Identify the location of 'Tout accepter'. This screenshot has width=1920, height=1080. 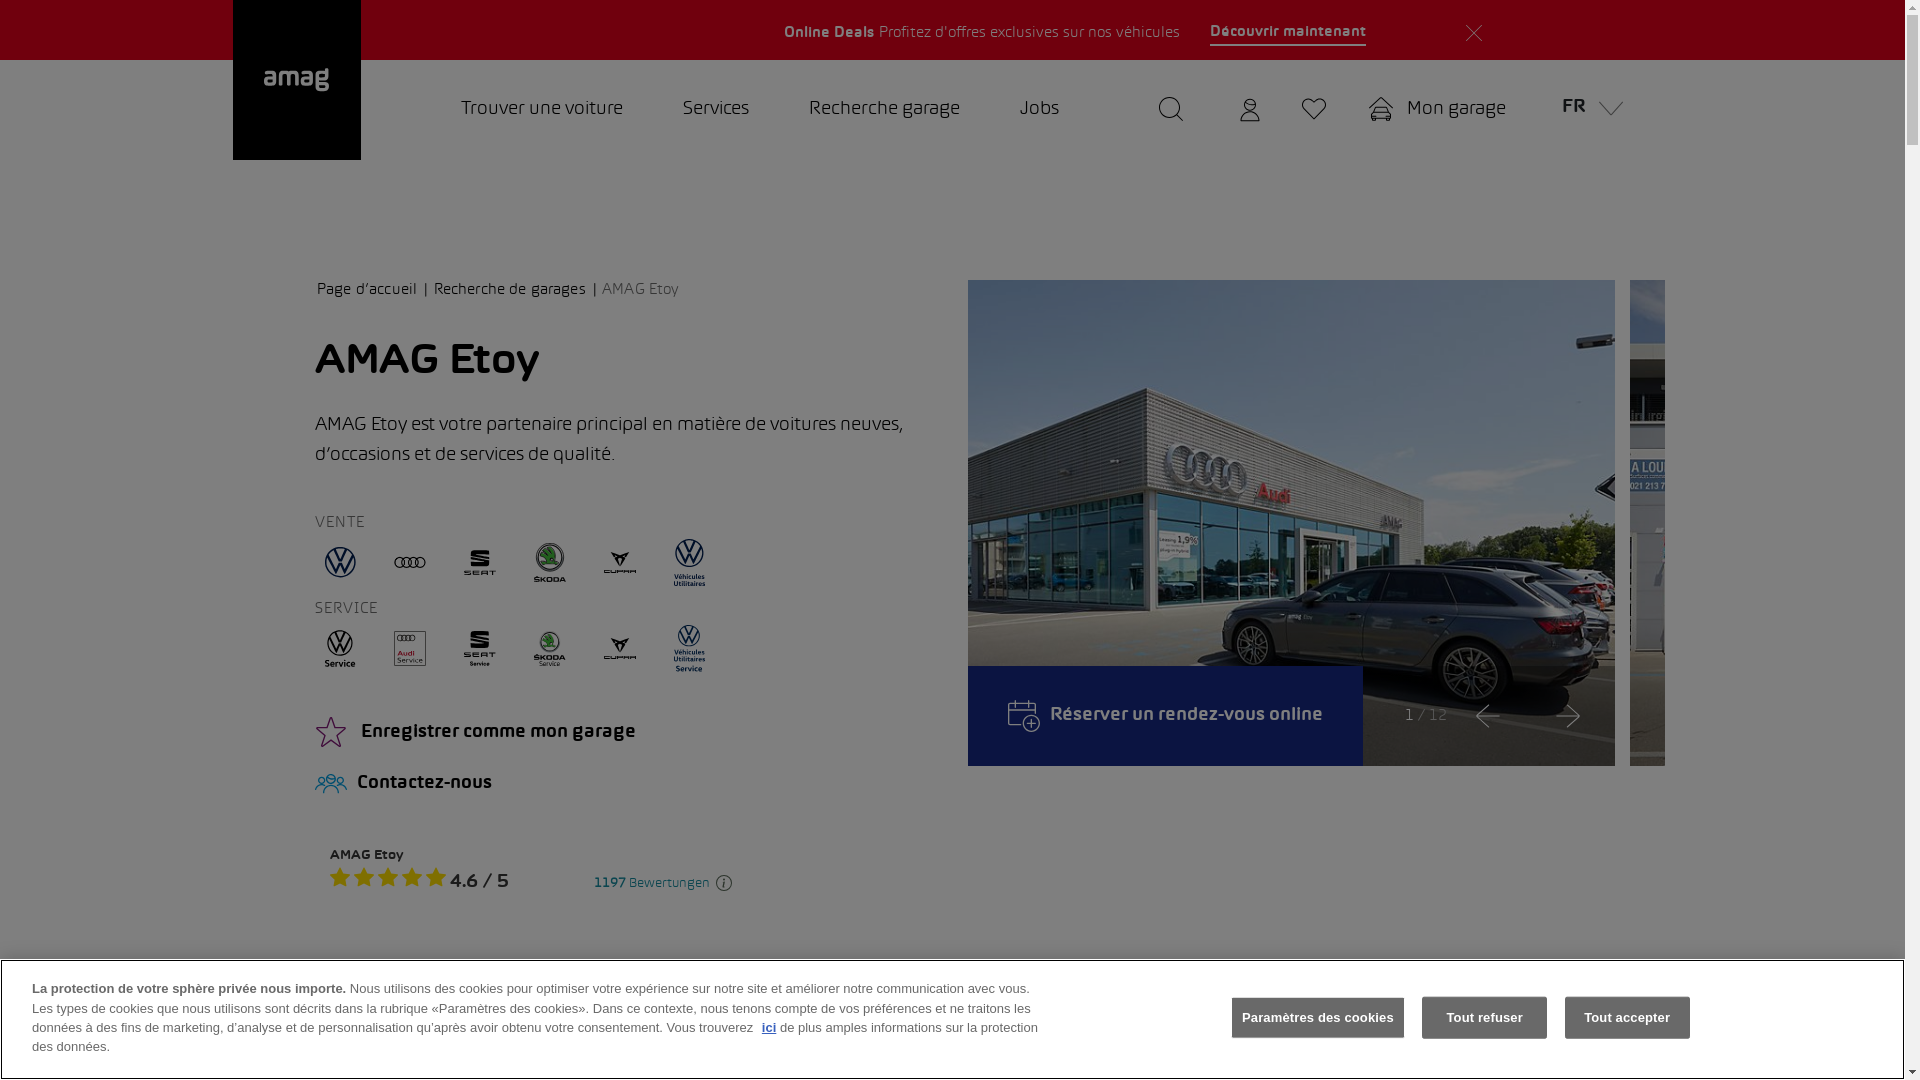
(1563, 1018).